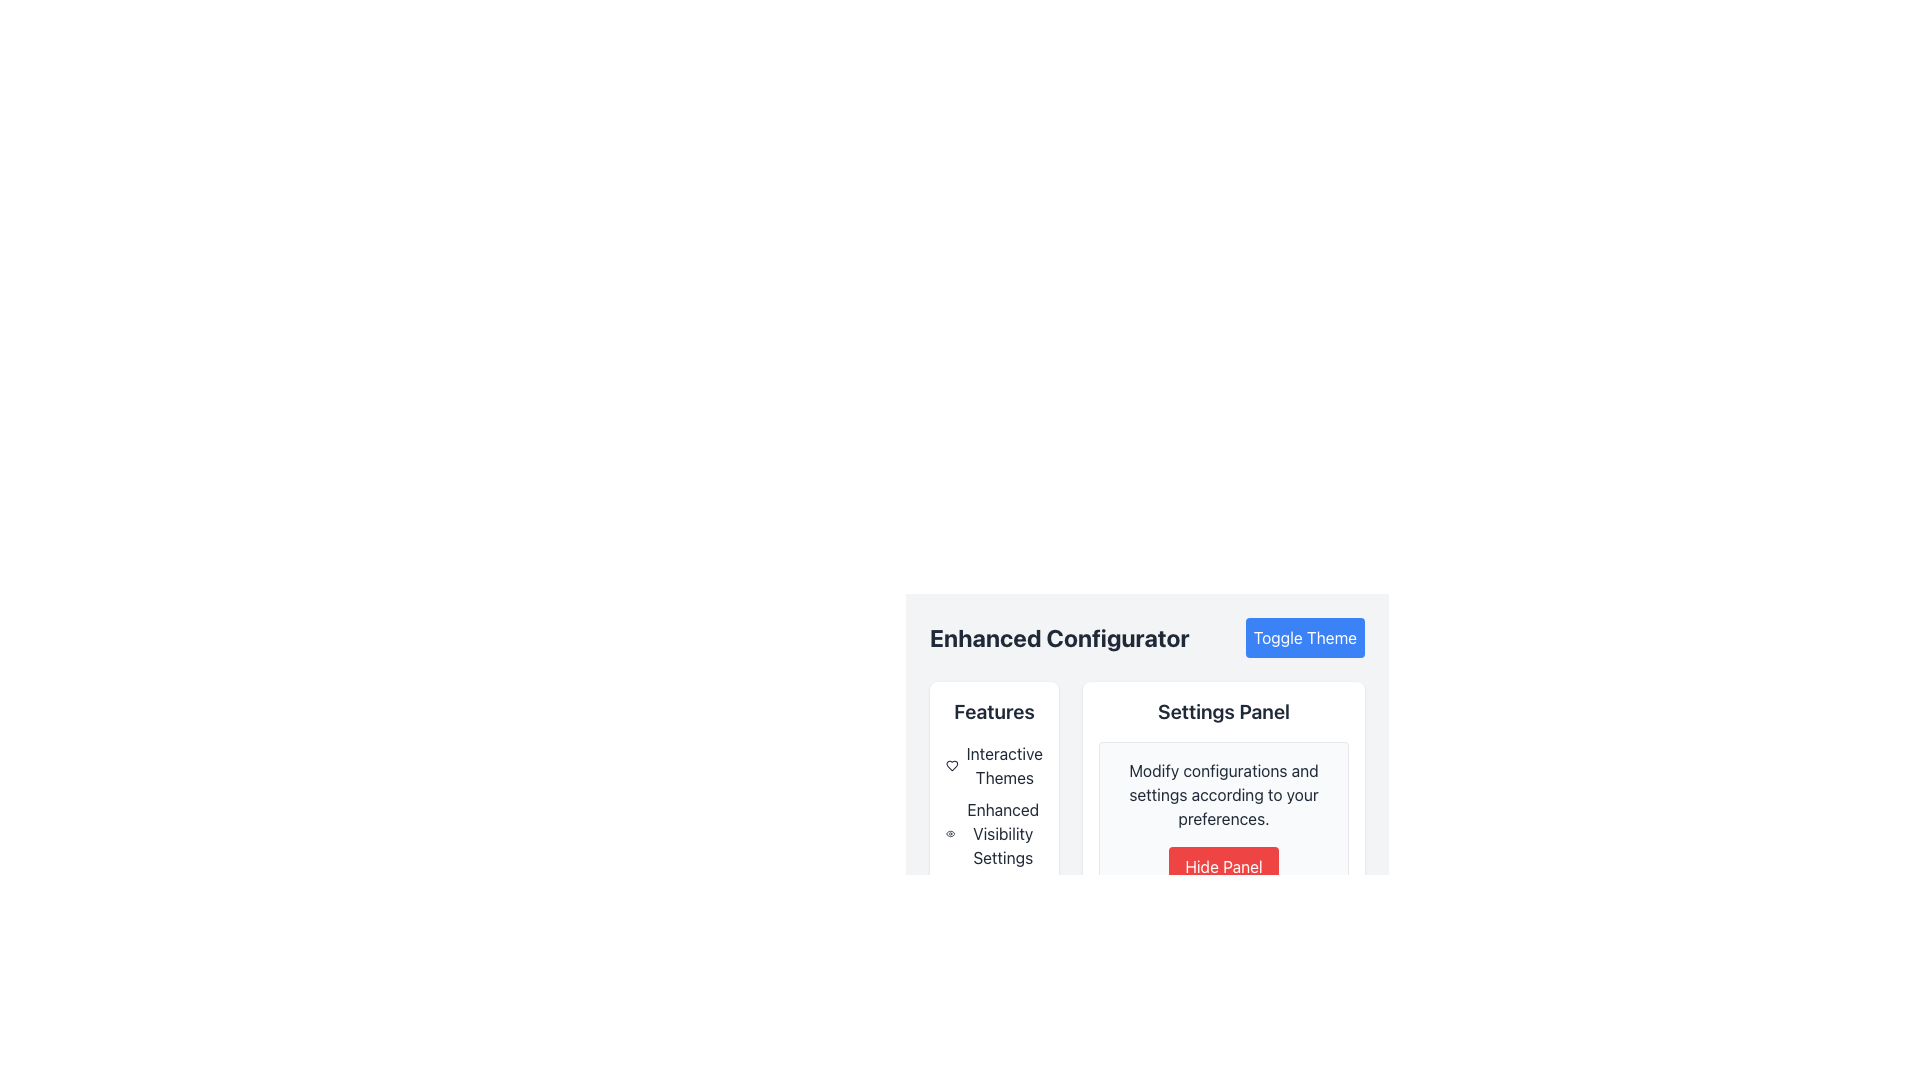  What do you see at coordinates (949, 833) in the screenshot?
I see `the eye icon that indicates visibility settings, located next to the 'Enhanced Visibility Settings' label` at bounding box center [949, 833].